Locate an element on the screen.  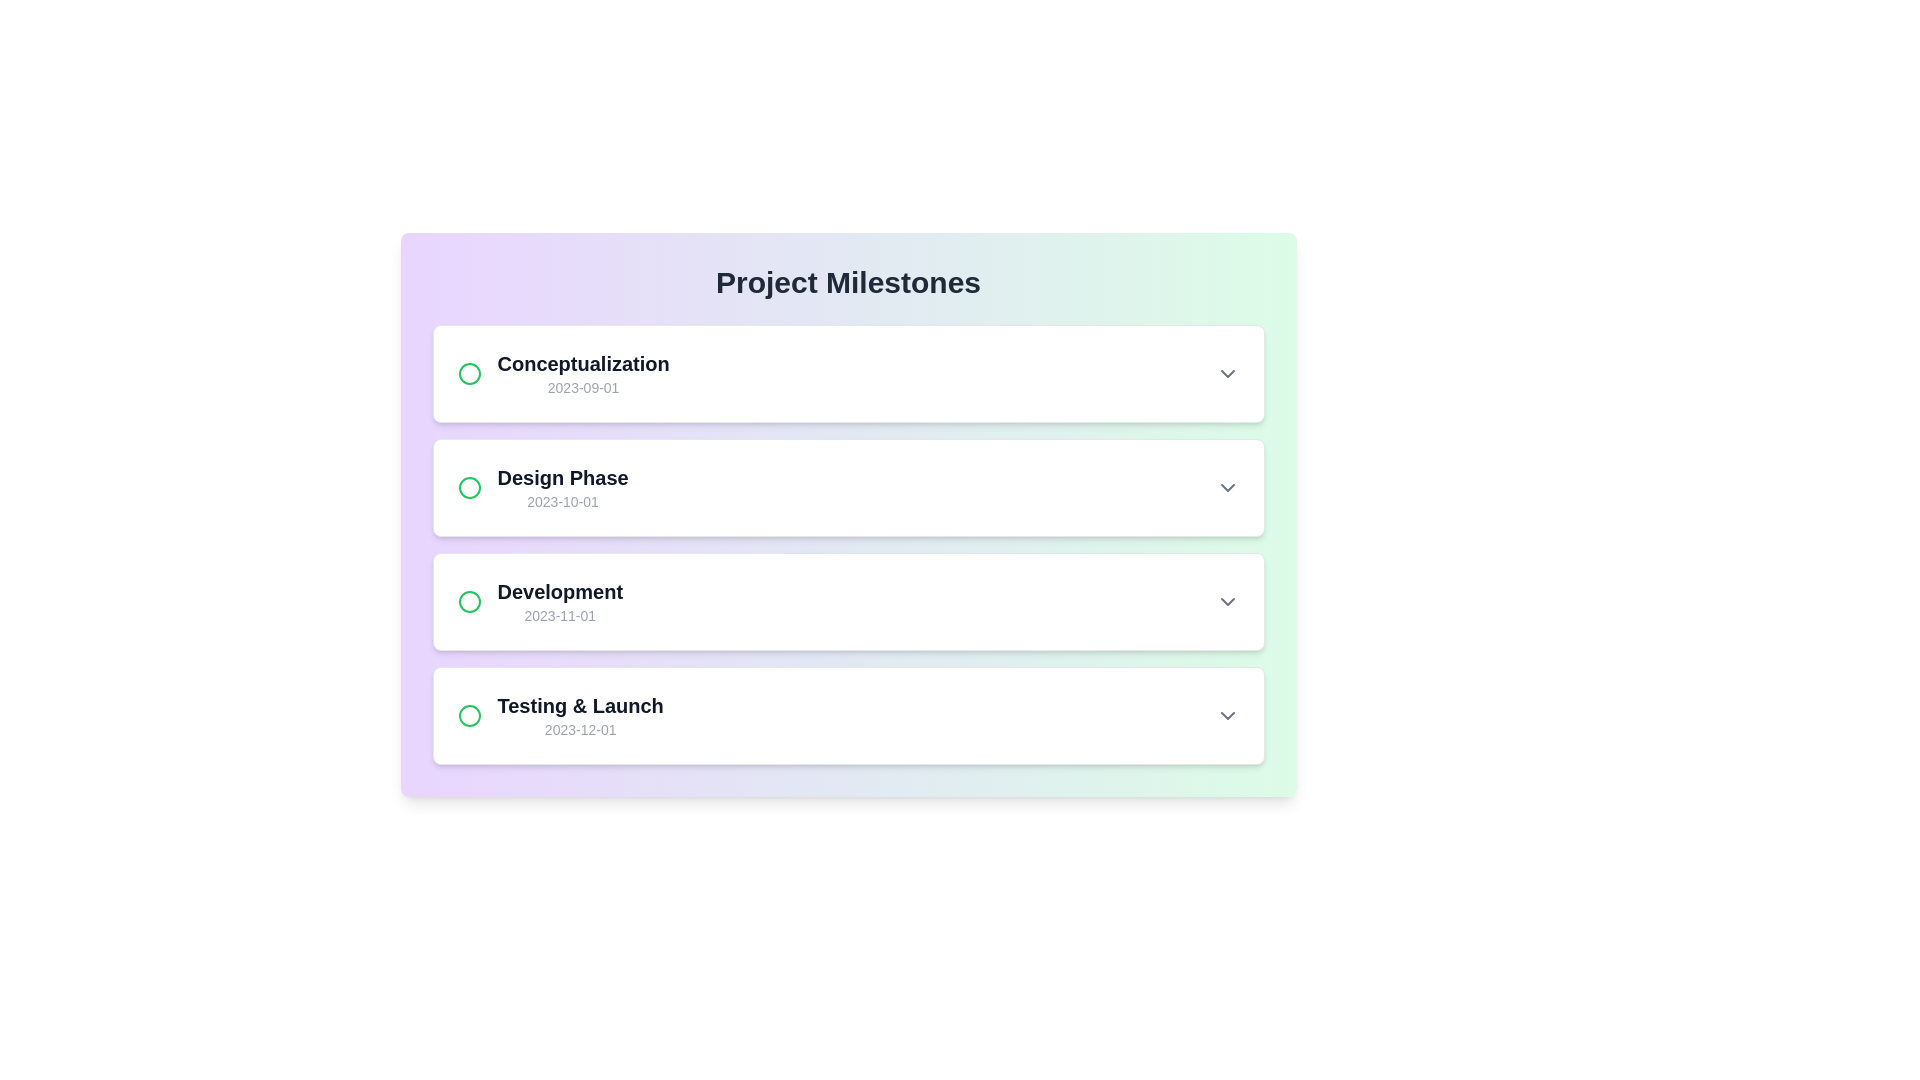
the downward-pointing chevron icon styled in gray, located on the right side of the 'Development' milestone entry in the 'Project Milestones' section is located at coordinates (1226, 600).